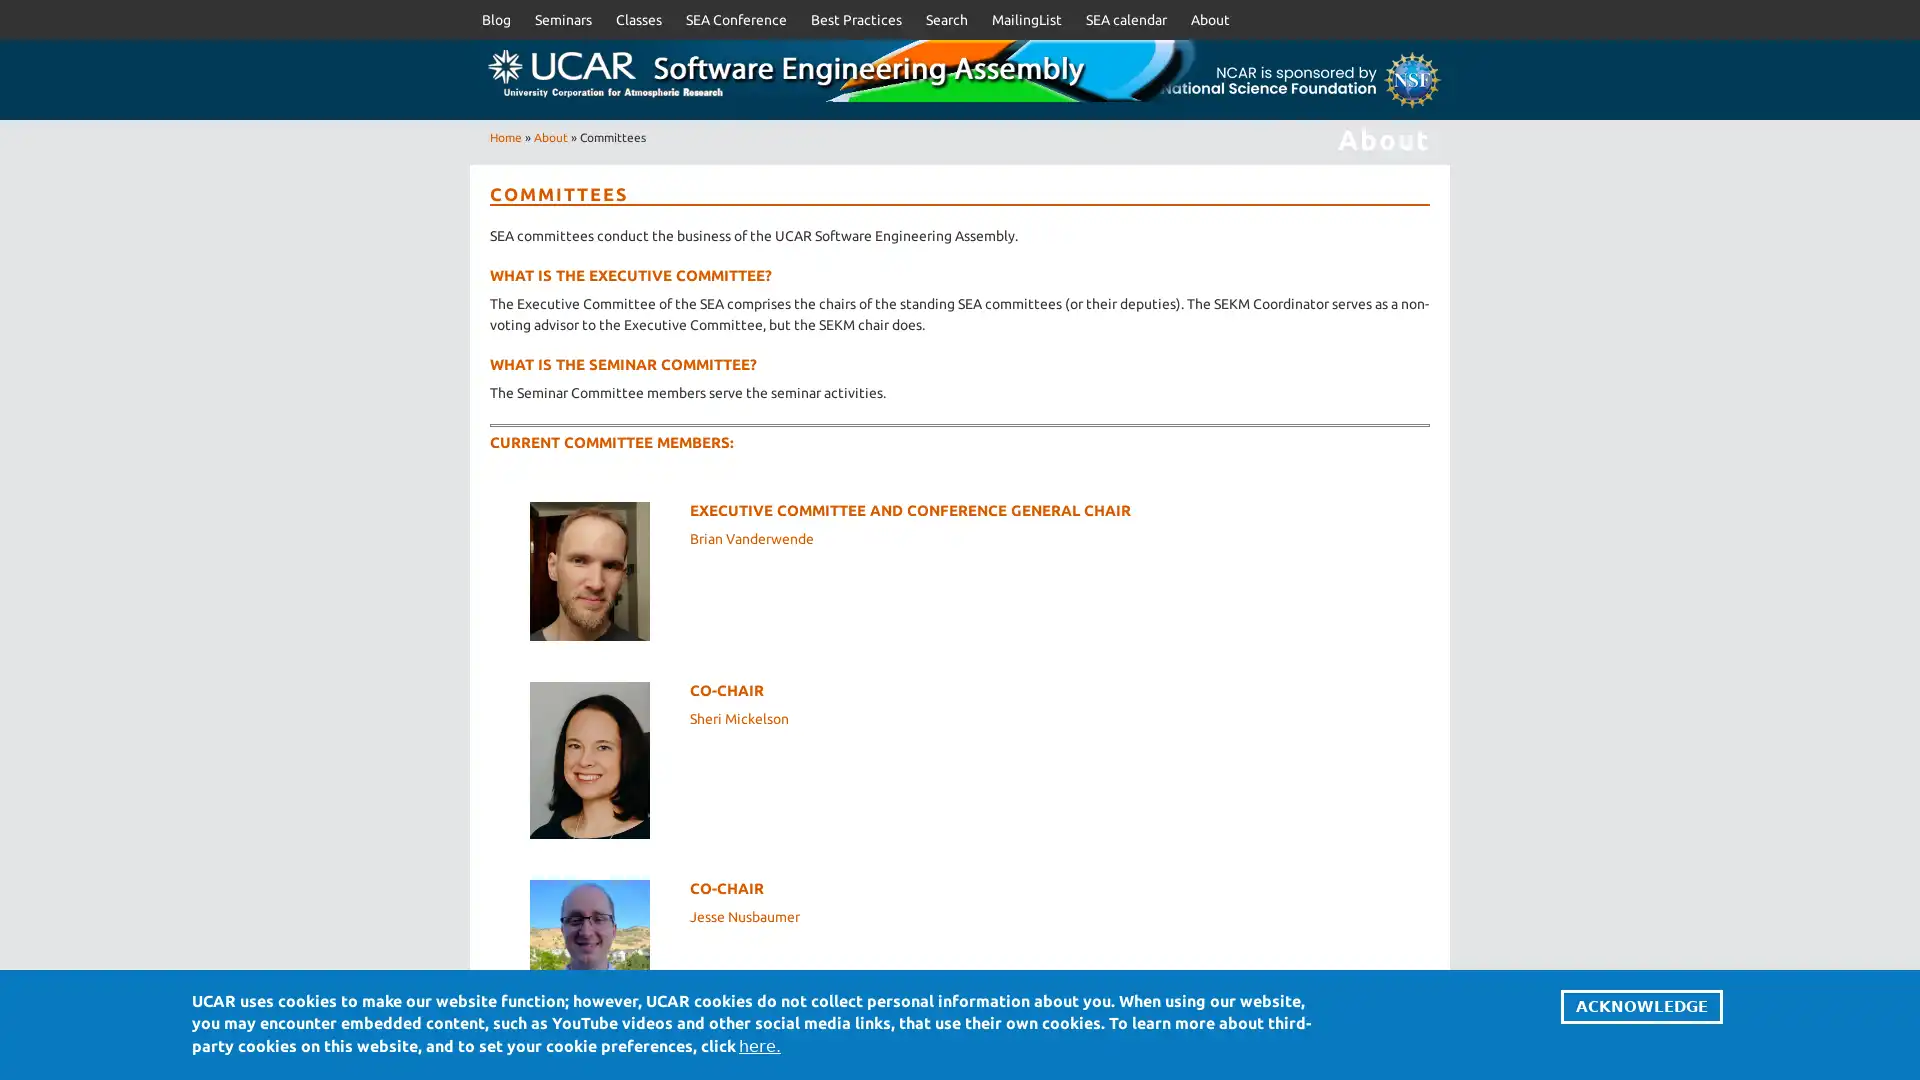  I want to click on here., so click(758, 1044).